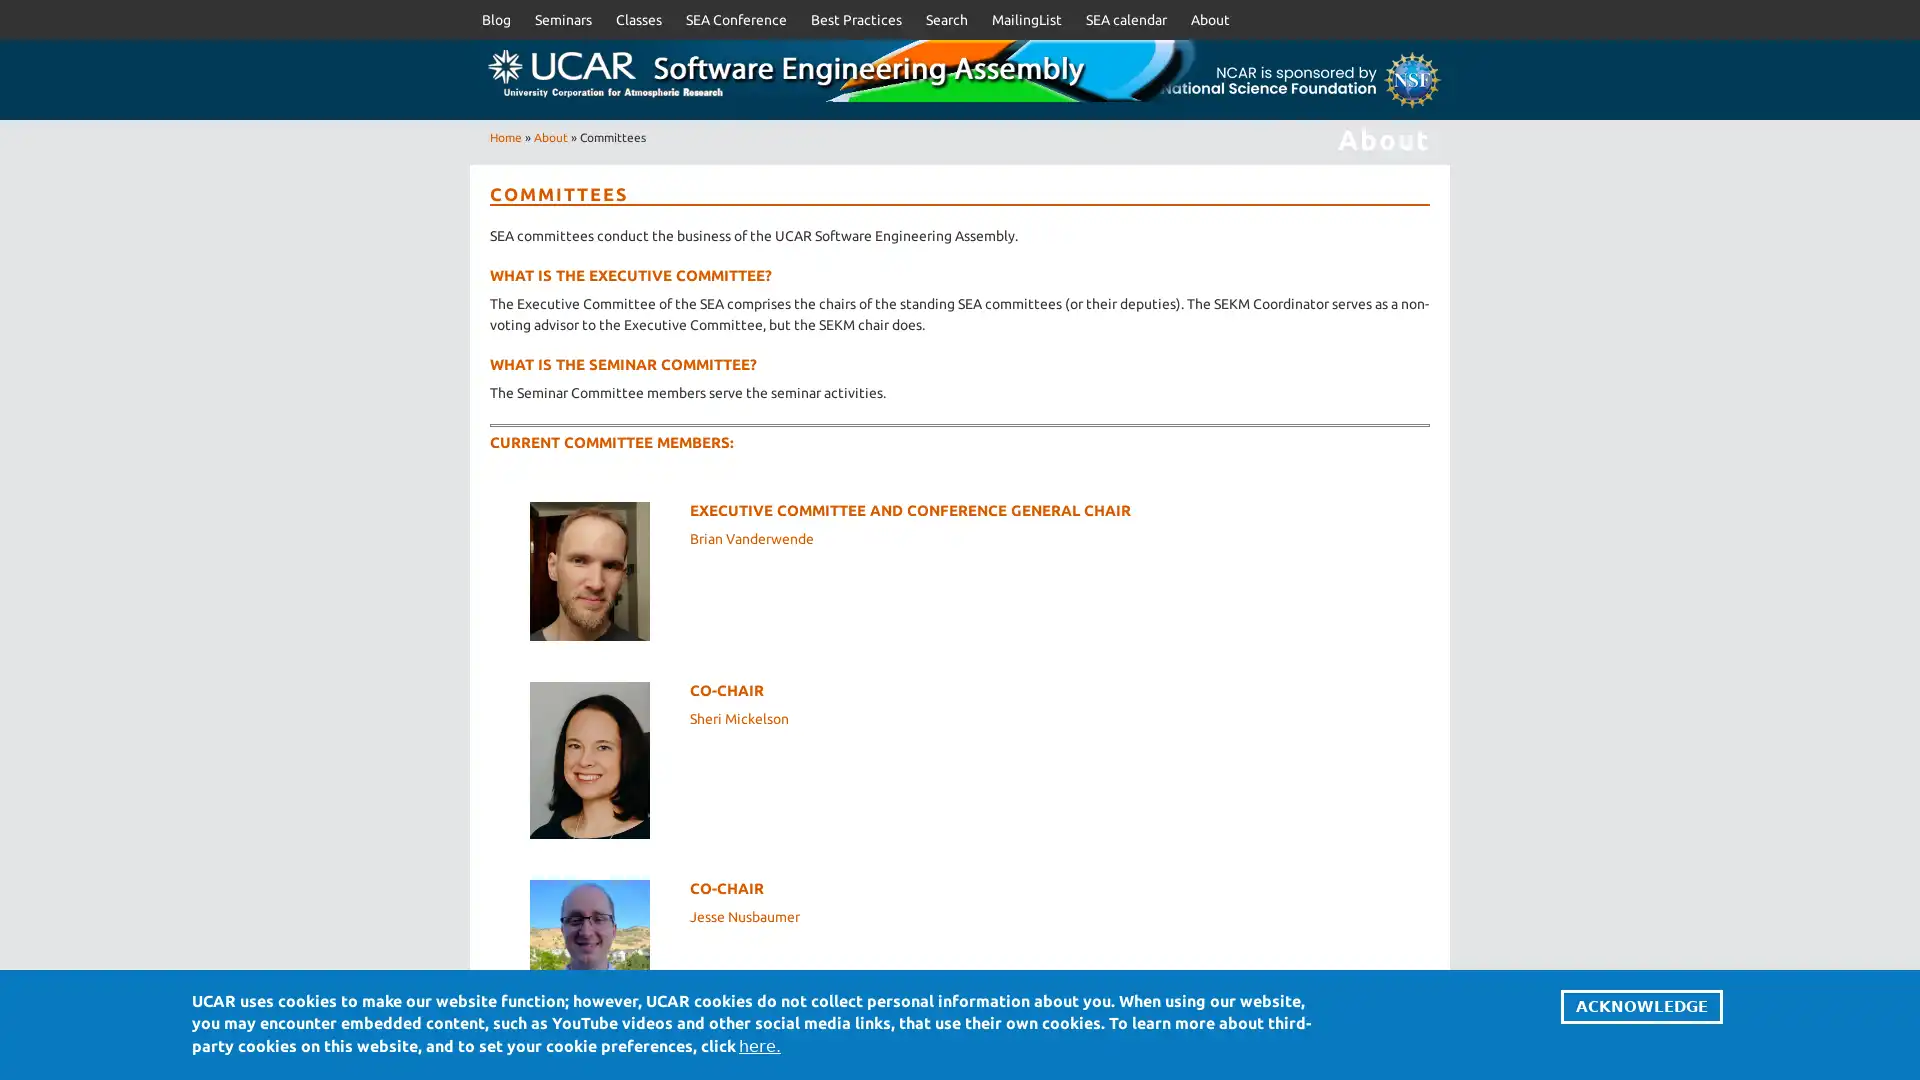  I want to click on here., so click(758, 1044).